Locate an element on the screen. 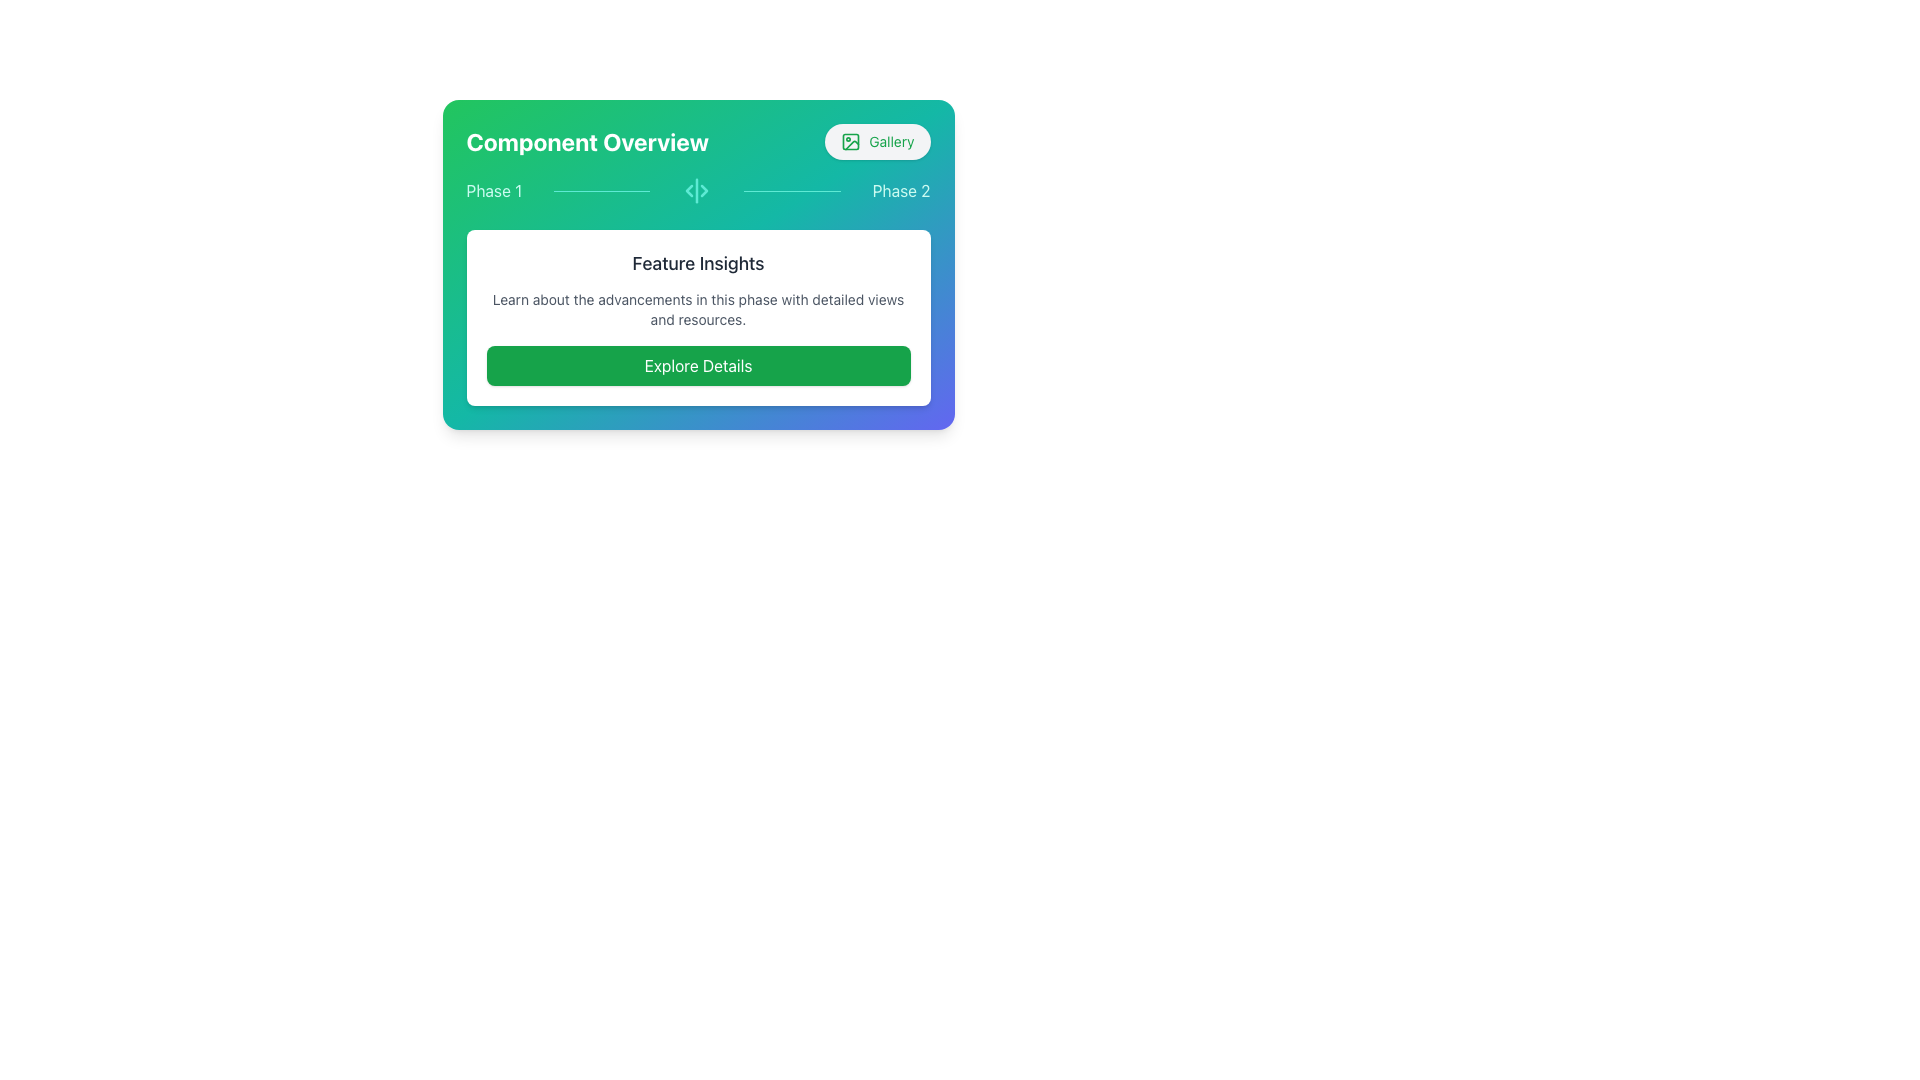 The width and height of the screenshot is (1920, 1080). text content of the heading labeled 'Component Overview' located on the left side of the header structure is located at coordinates (586, 141).